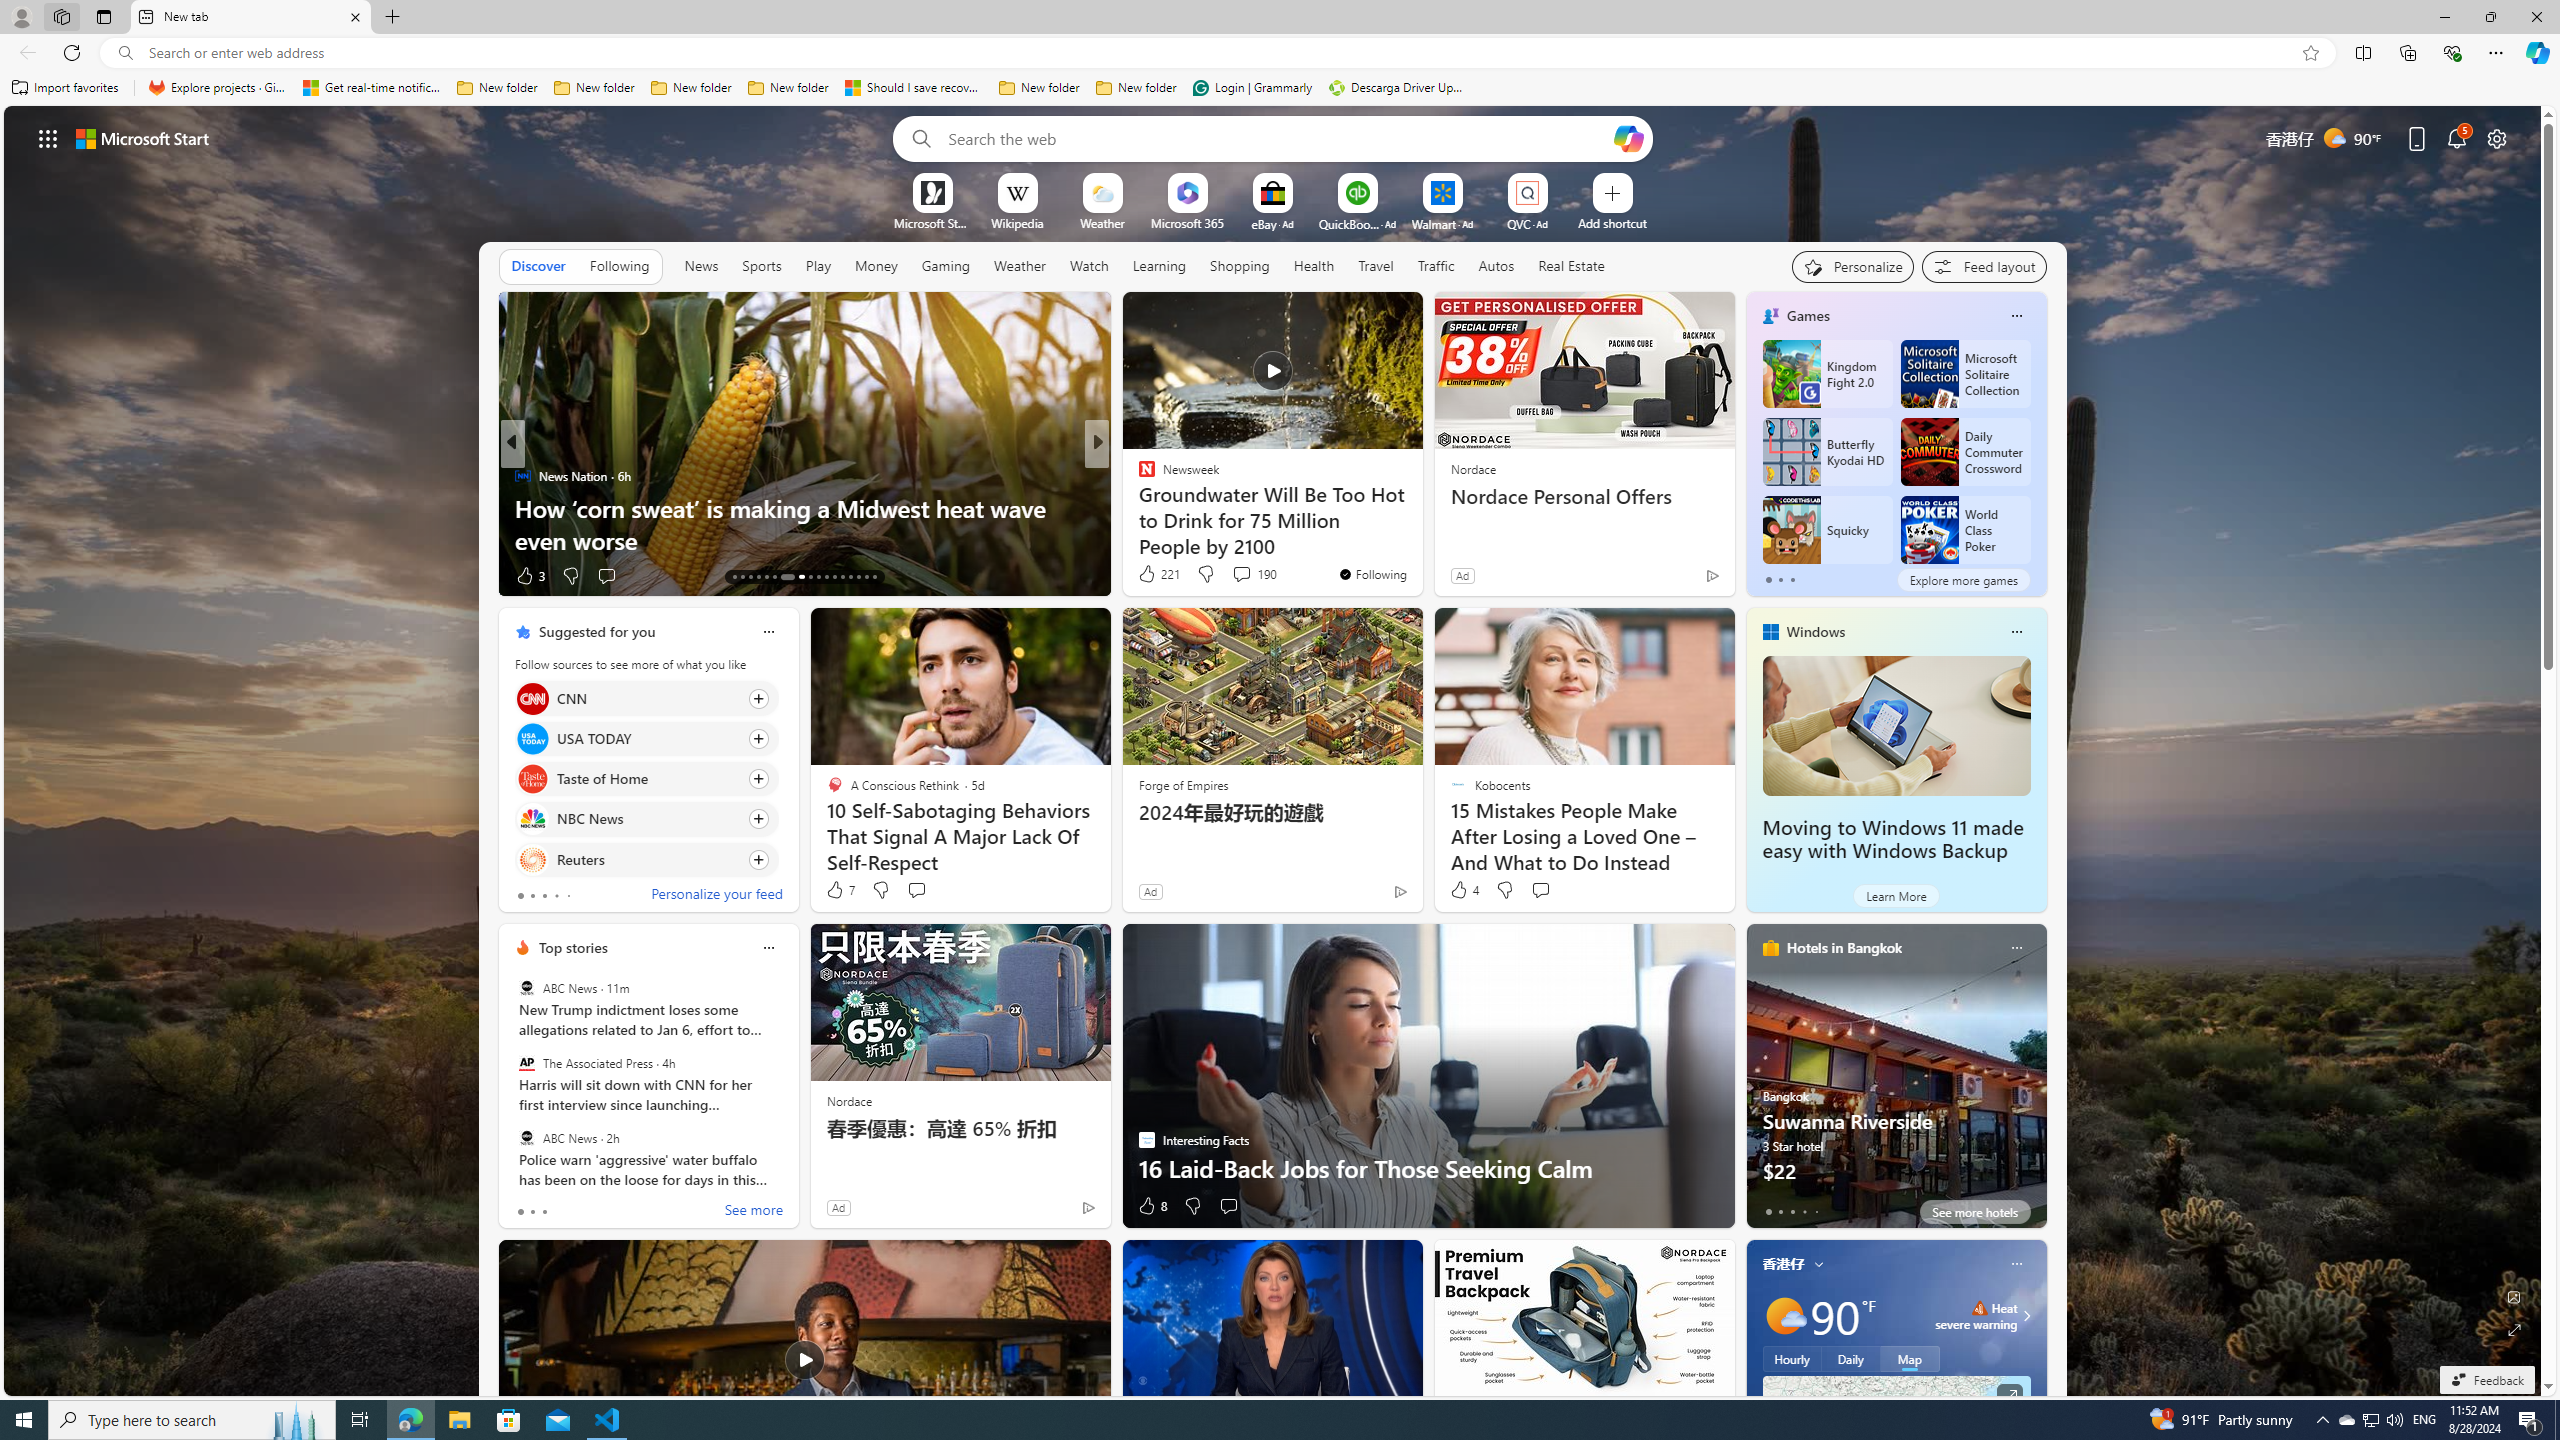  I want to click on 'View comments 6 Comment', so click(1235, 575).